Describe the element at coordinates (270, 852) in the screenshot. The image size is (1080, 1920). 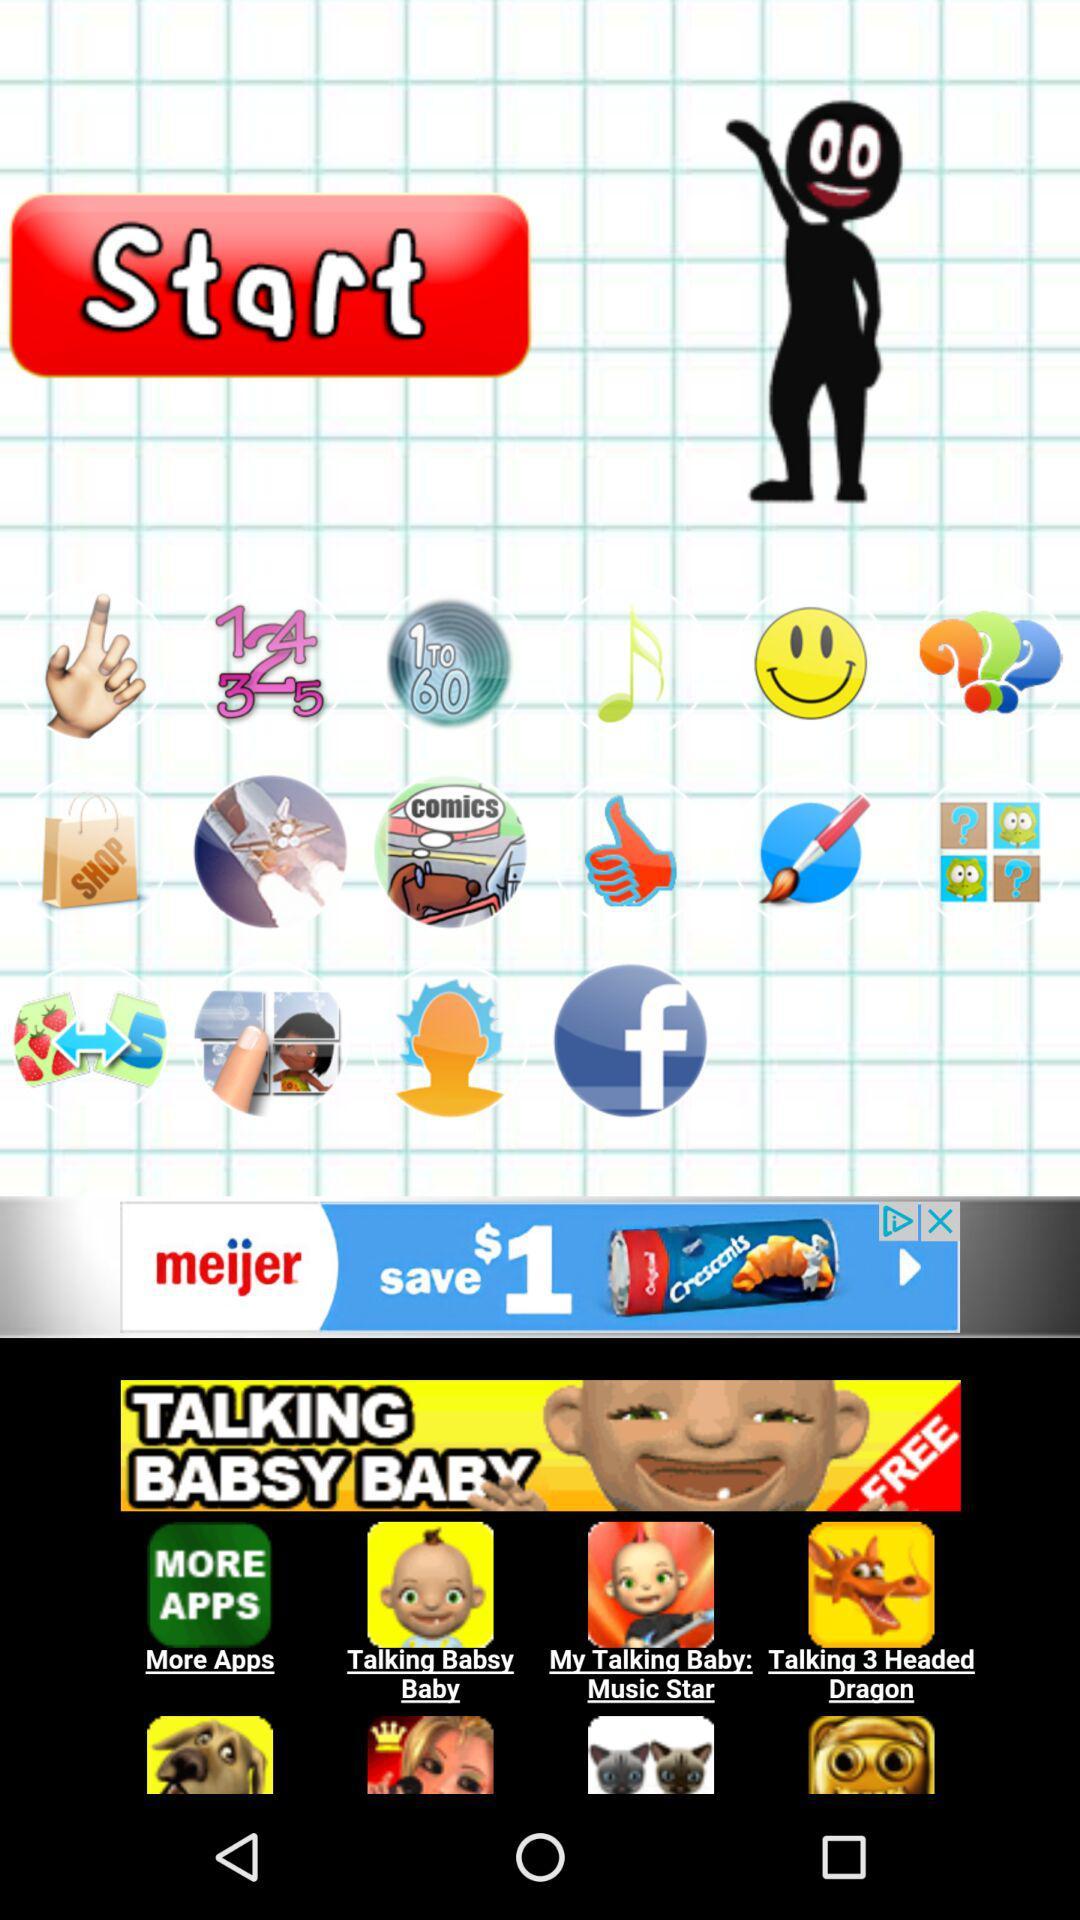
I see `the second row second image` at that location.